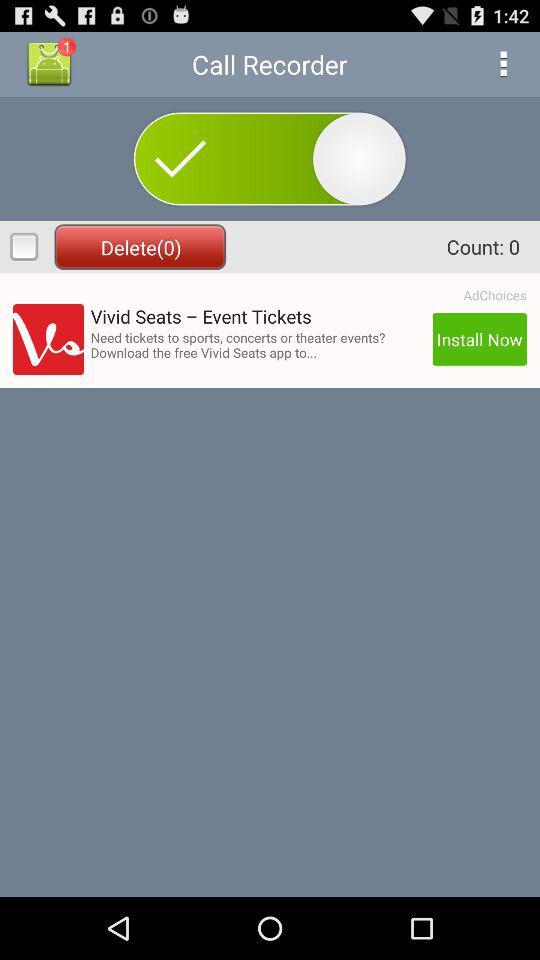  Describe the element at coordinates (478, 339) in the screenshot. I see `the app next to the need tickets to app` at that location.